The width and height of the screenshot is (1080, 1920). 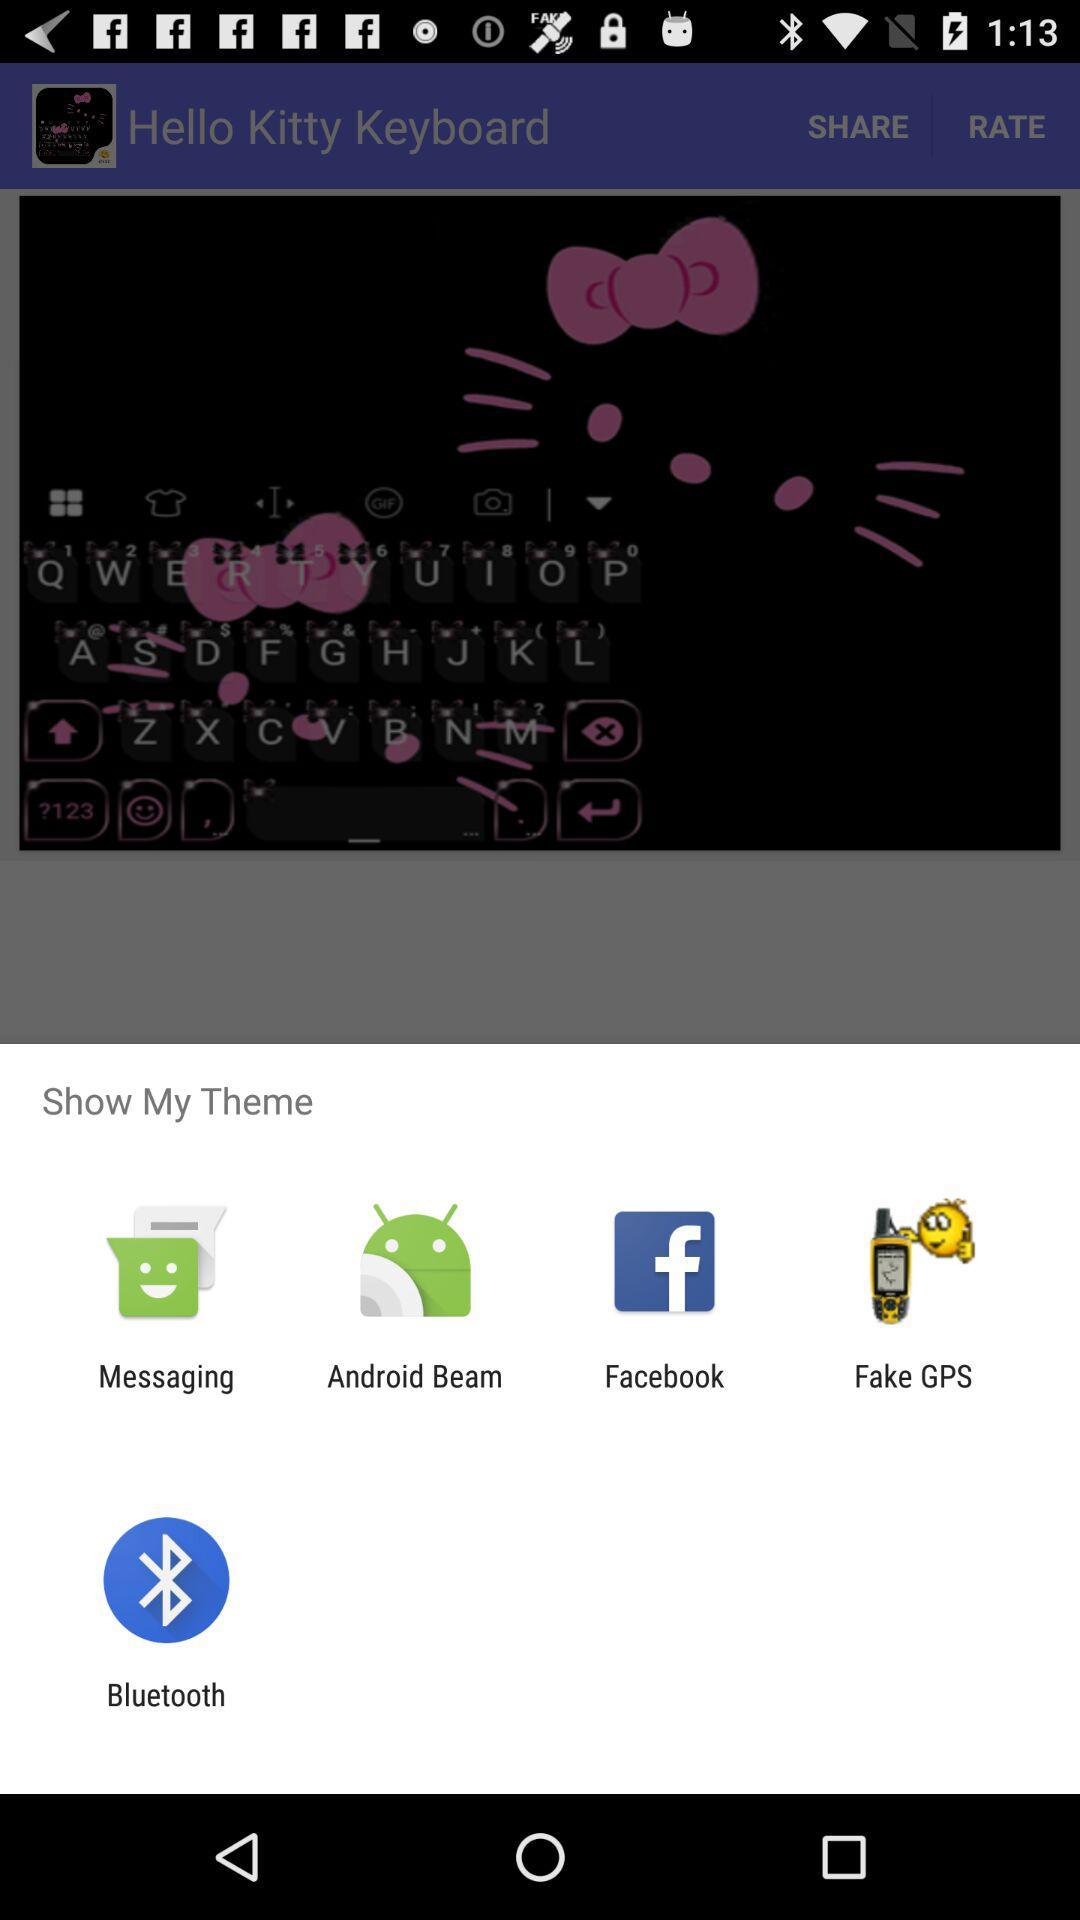 What do you see at coordinates (414, 1392) in the screenshot?
I see `the android beam item` at bounding box center [414, 1392].